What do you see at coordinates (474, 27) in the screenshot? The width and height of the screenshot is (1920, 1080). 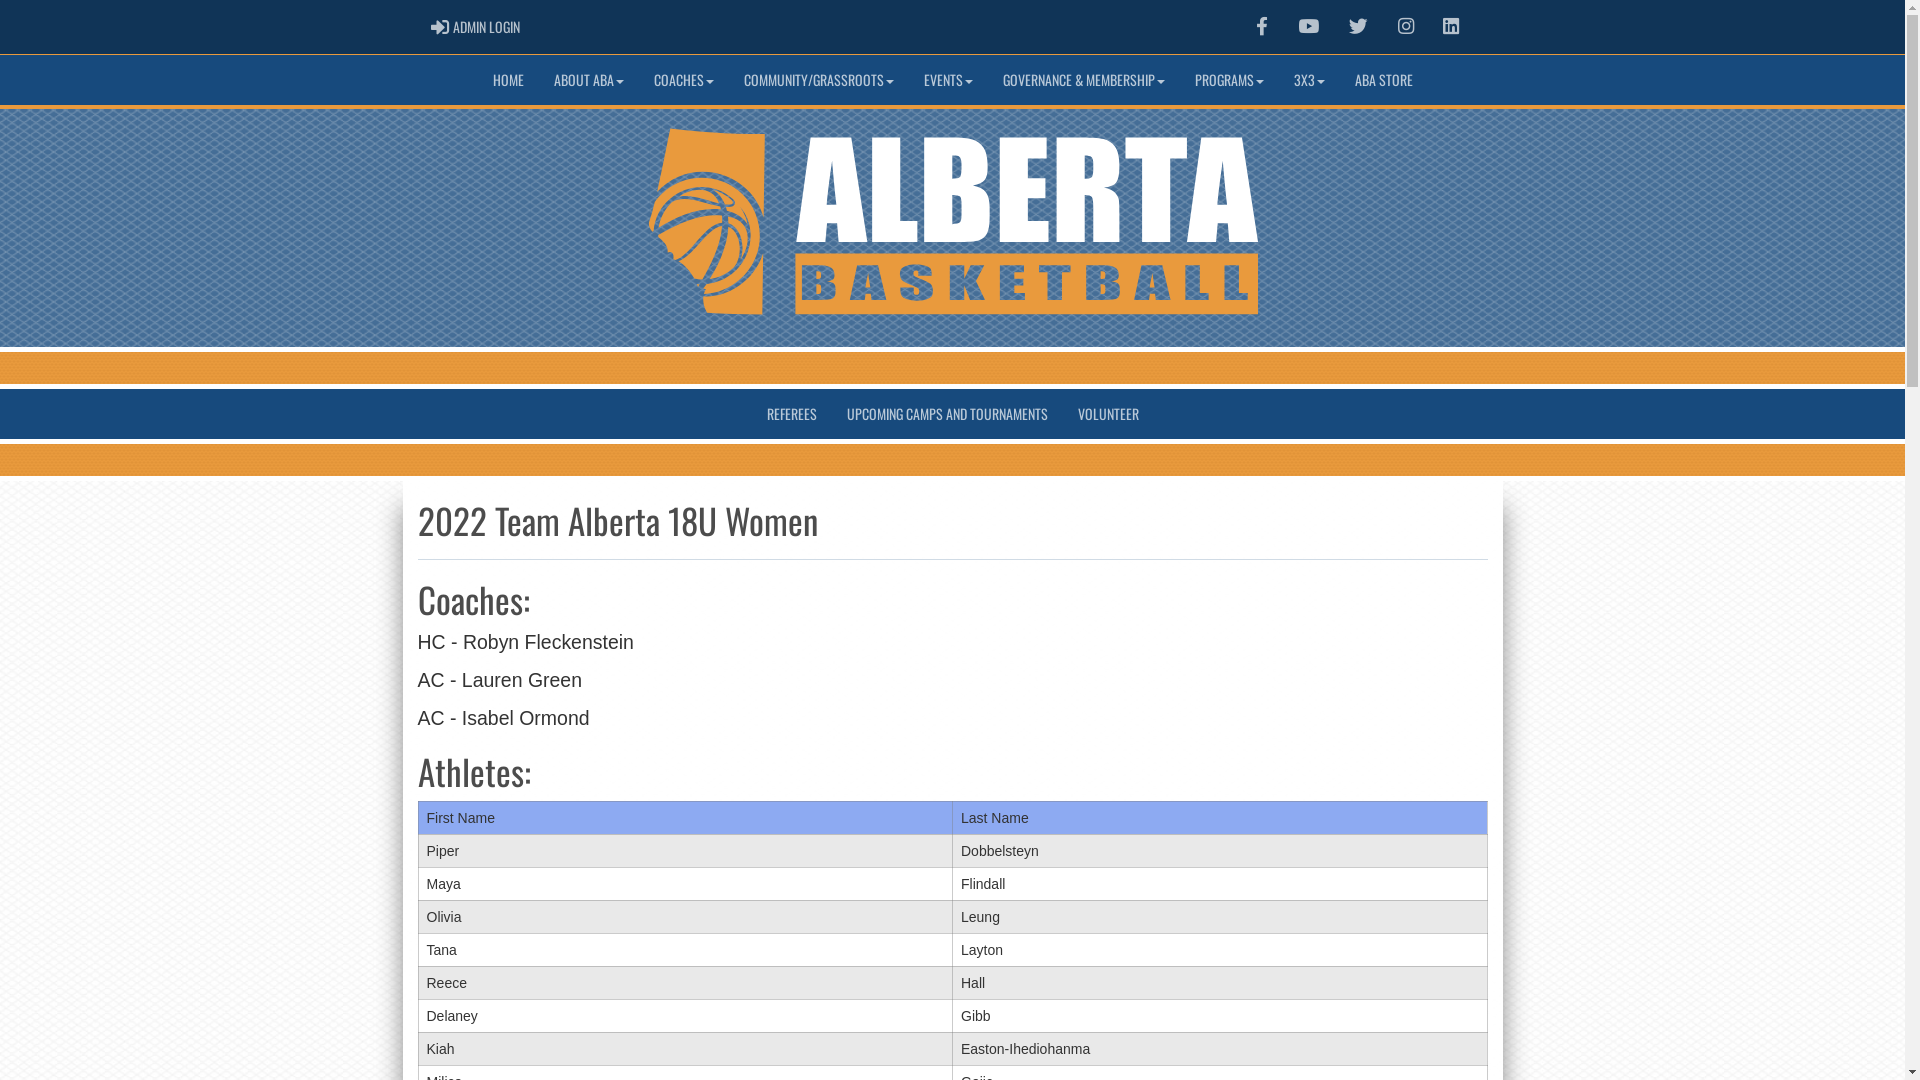 I see `'LOGIN PAGE` at bounding box center [474, 27].